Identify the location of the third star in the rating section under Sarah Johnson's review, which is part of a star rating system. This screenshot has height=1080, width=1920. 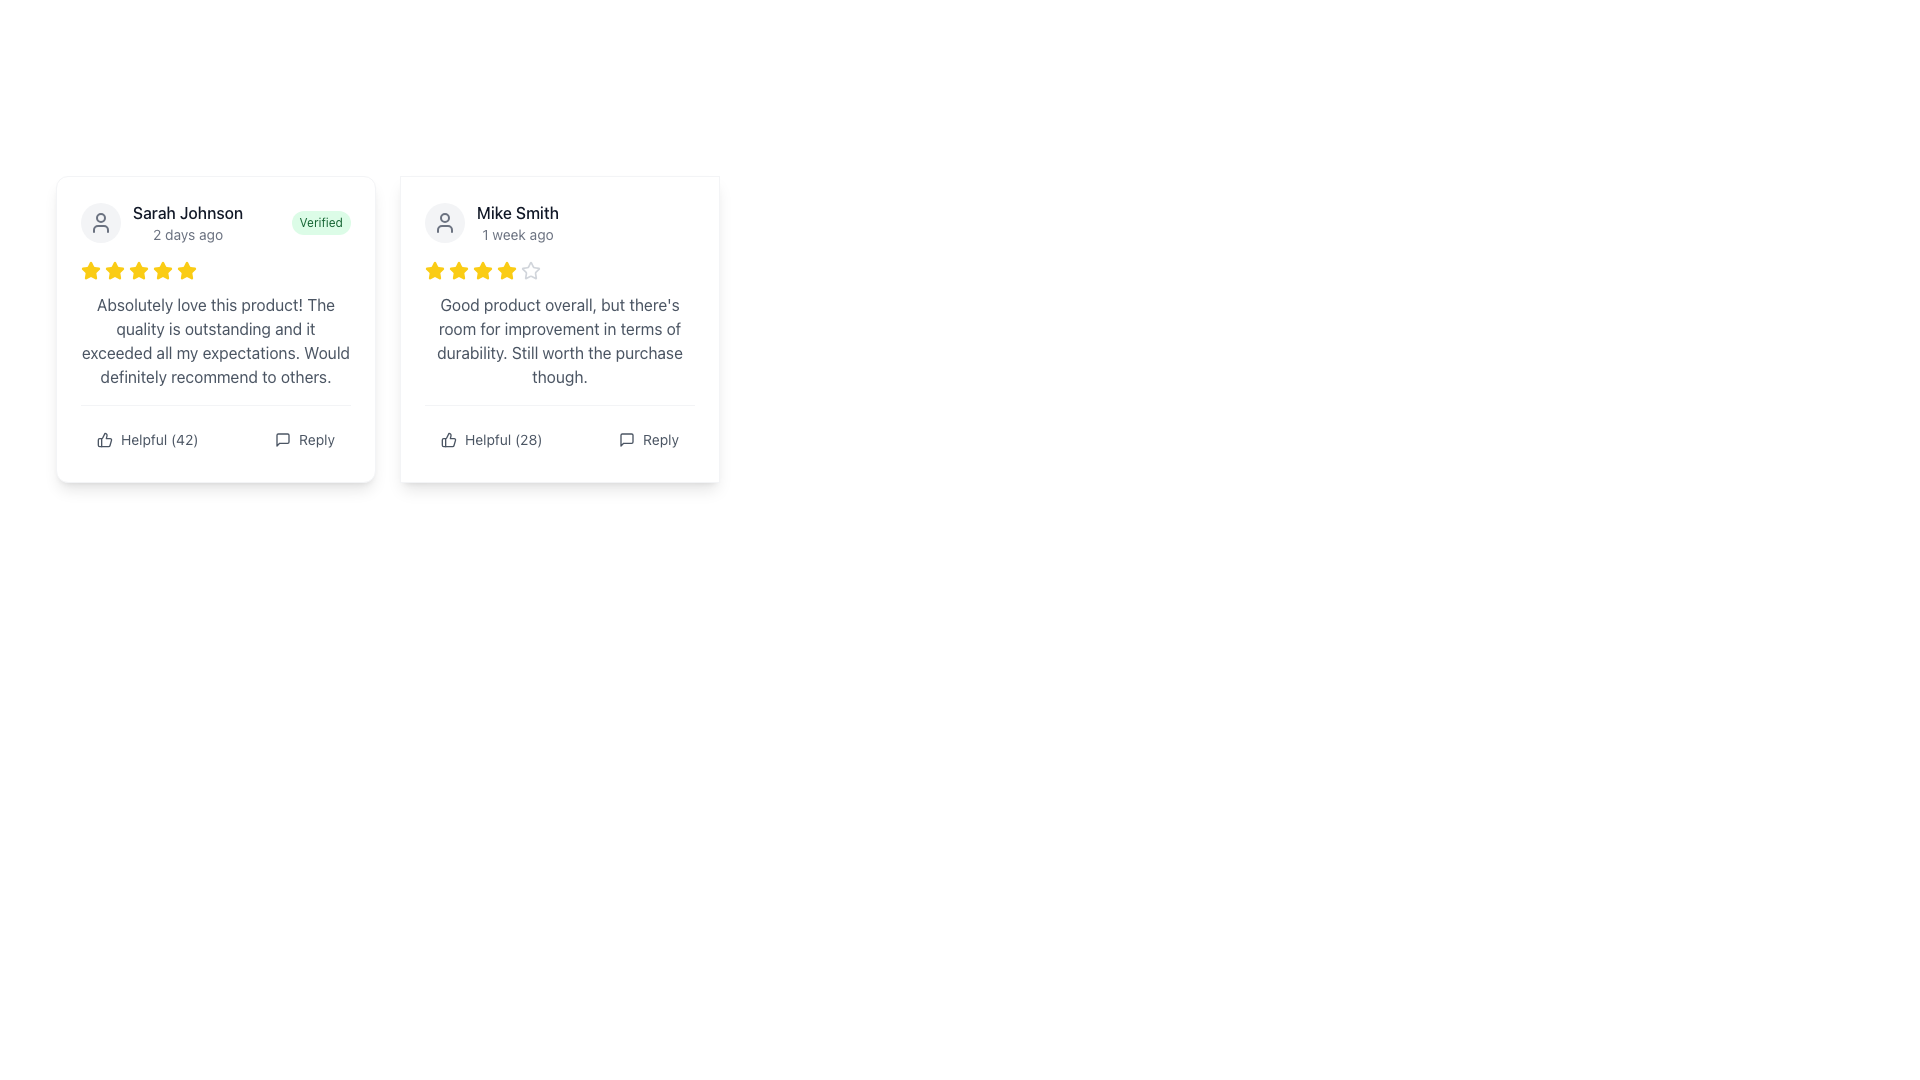
(114, 270).